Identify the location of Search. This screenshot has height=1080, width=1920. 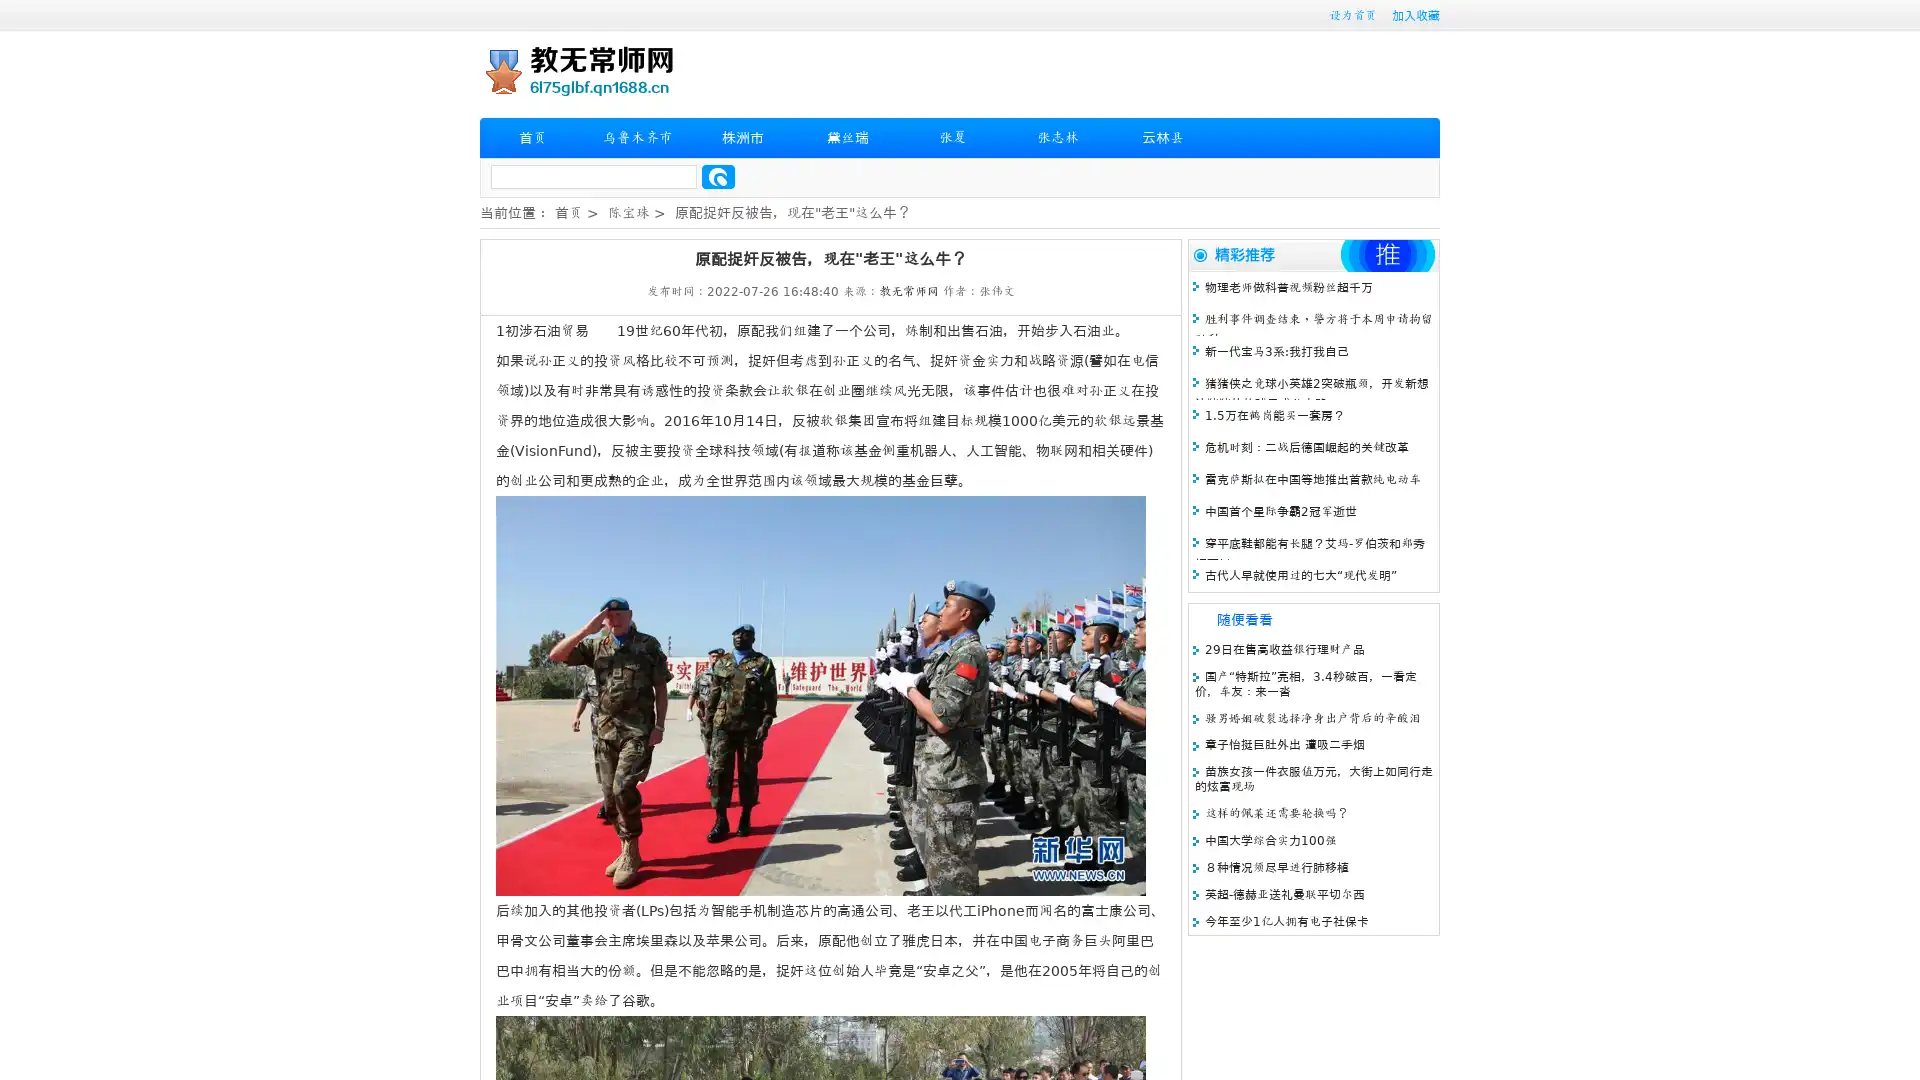
(718, 176).